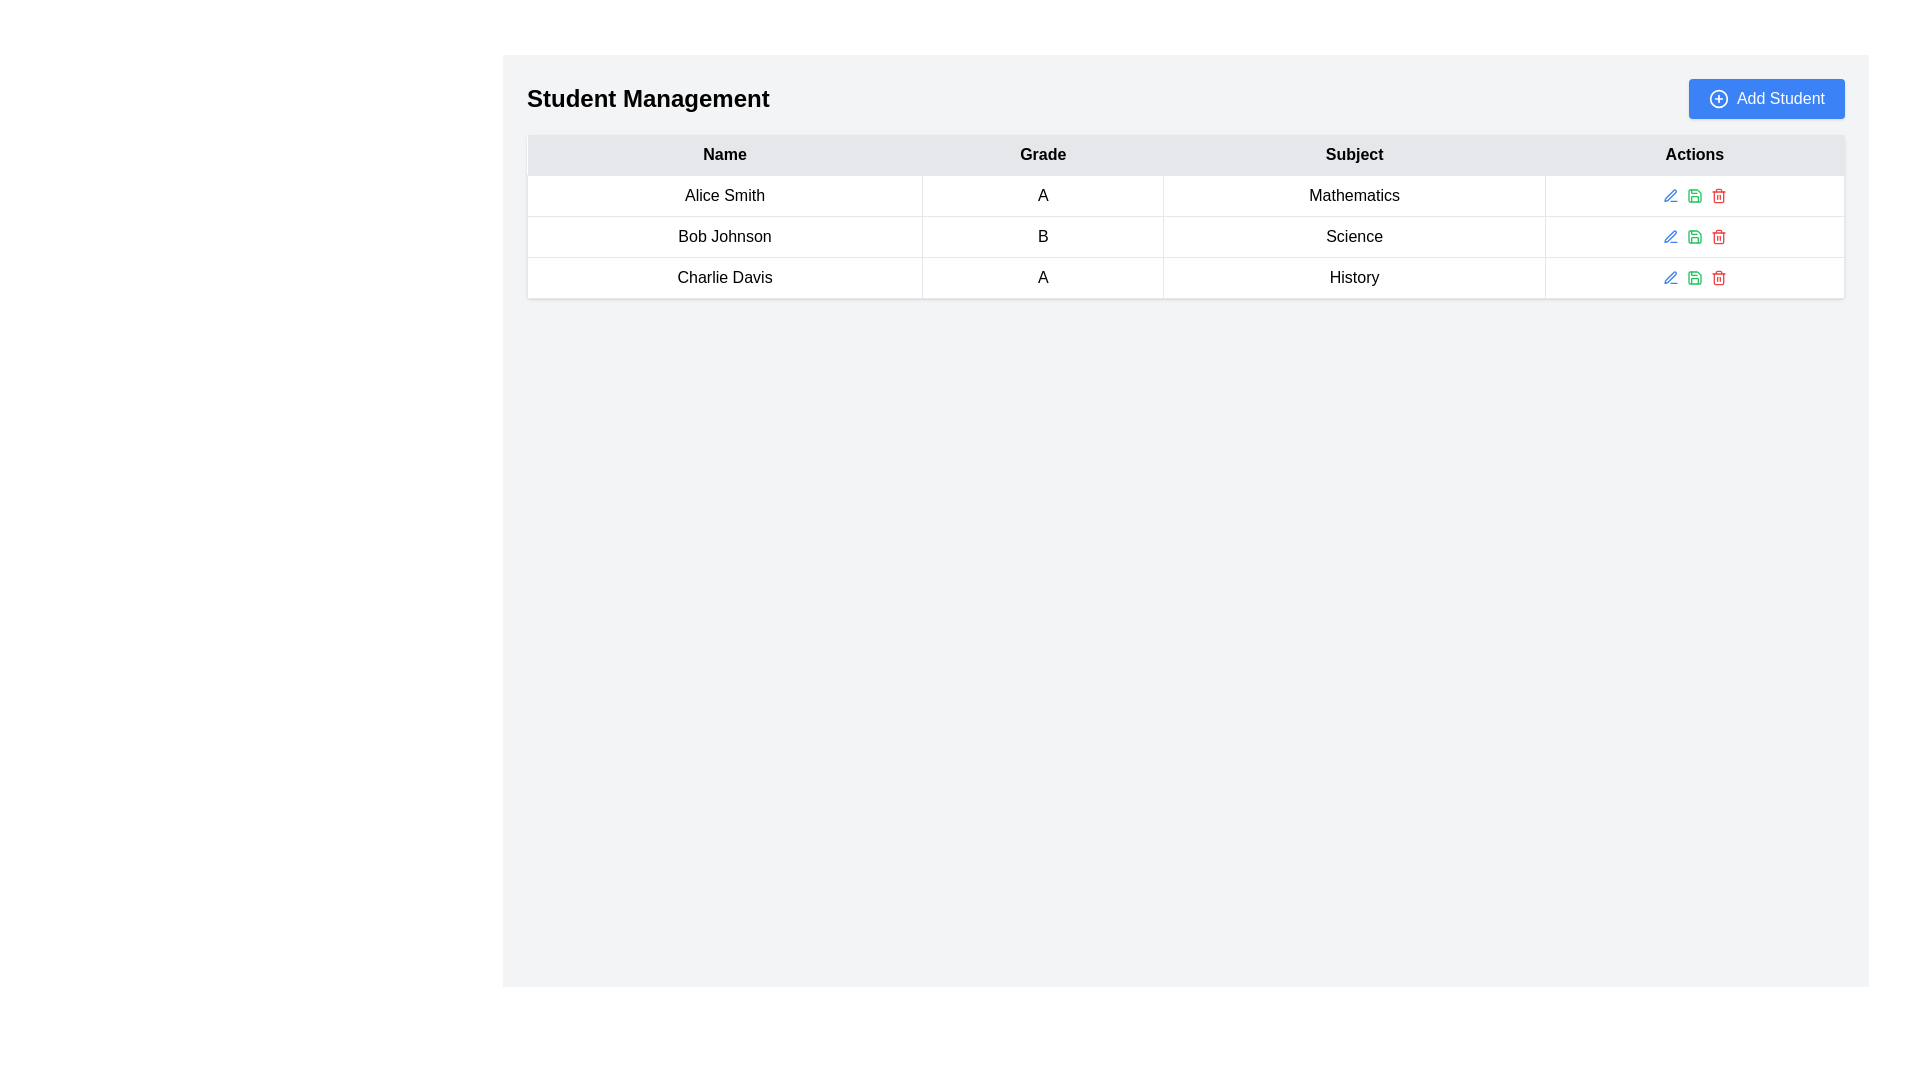  Describe the element at coordinates (1693, 277) in the screenshot. I see `the green save button represented by a floppy disk icon located in the 'Actions' column of the 'History' row, which is the second icon from the left` at that location.